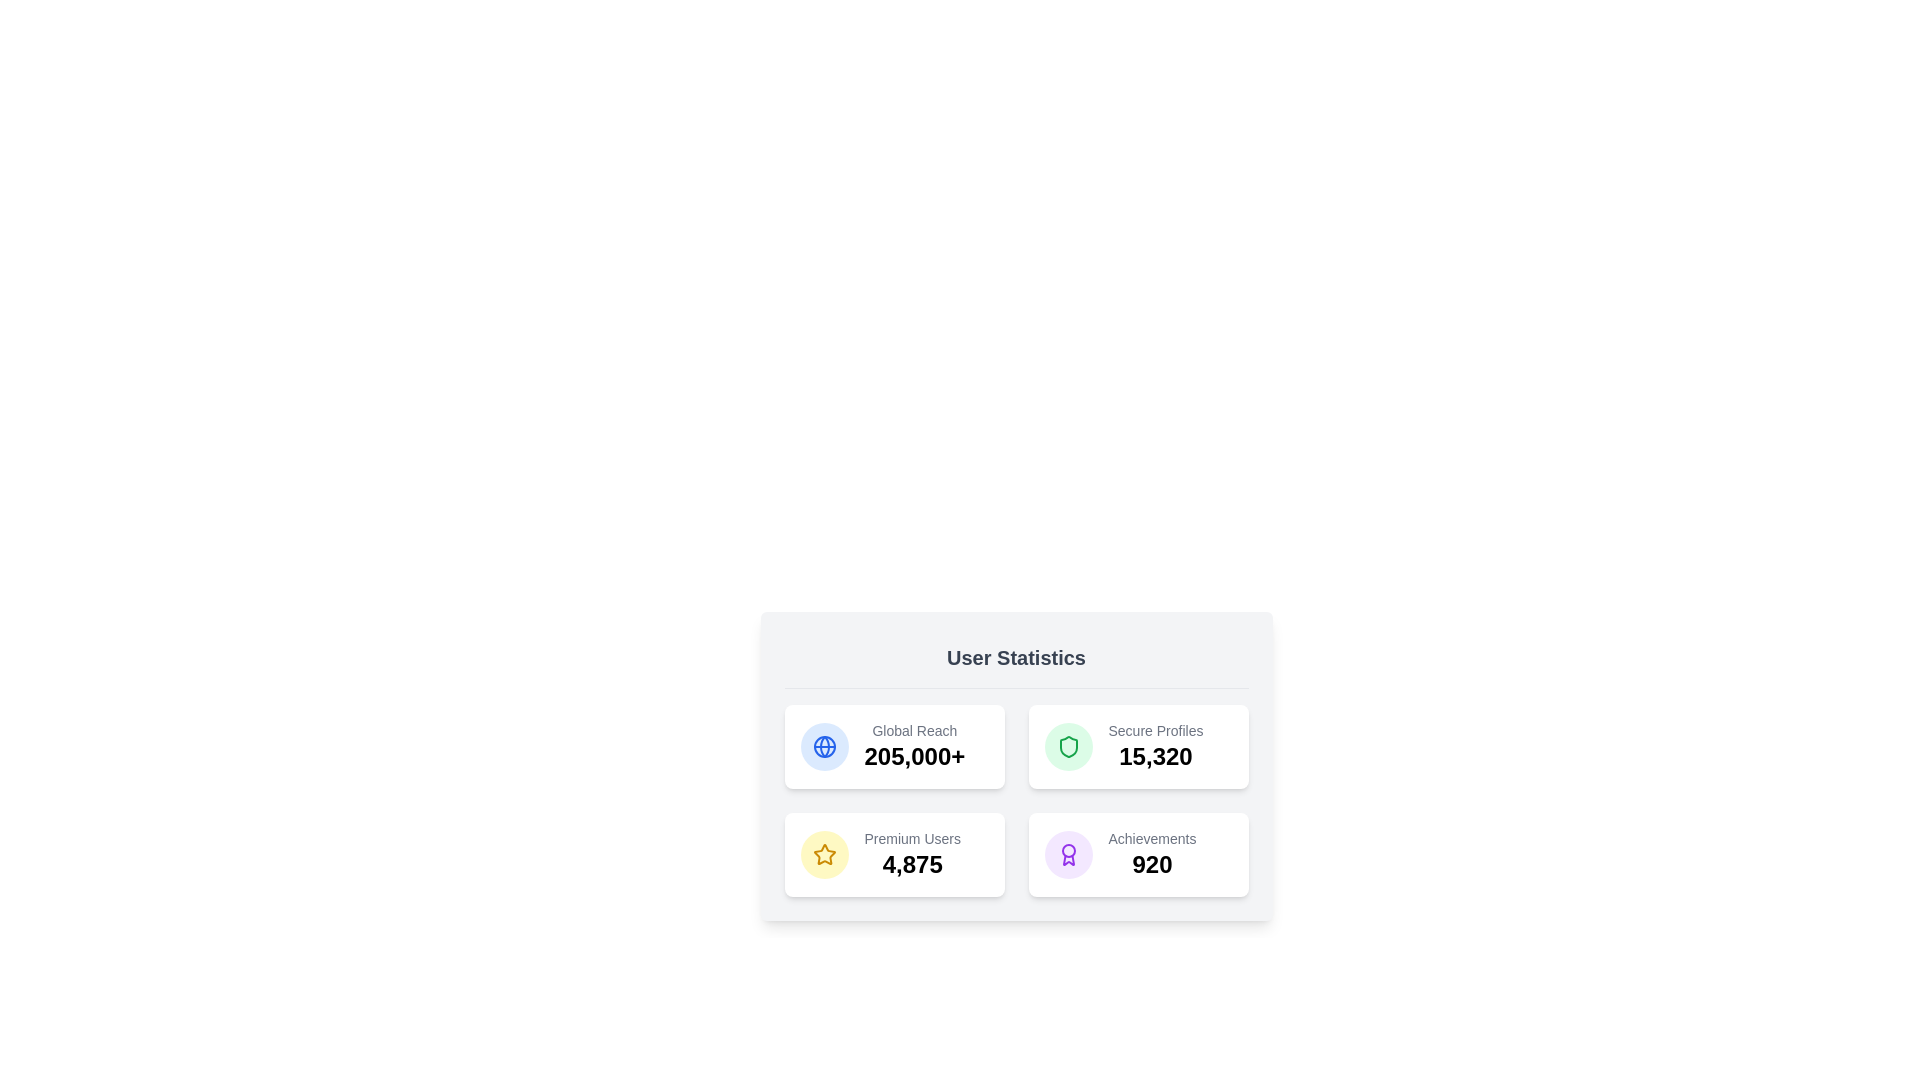 This screenshot has height=1080, width=1920. Describe the element at coordinates (1156, 731) in the screenshot. I see `the static text label in the top-right quadrant of the 'User Statistics' card, which is adjacent to the green shield icon and above the number '15,320'` at that location.